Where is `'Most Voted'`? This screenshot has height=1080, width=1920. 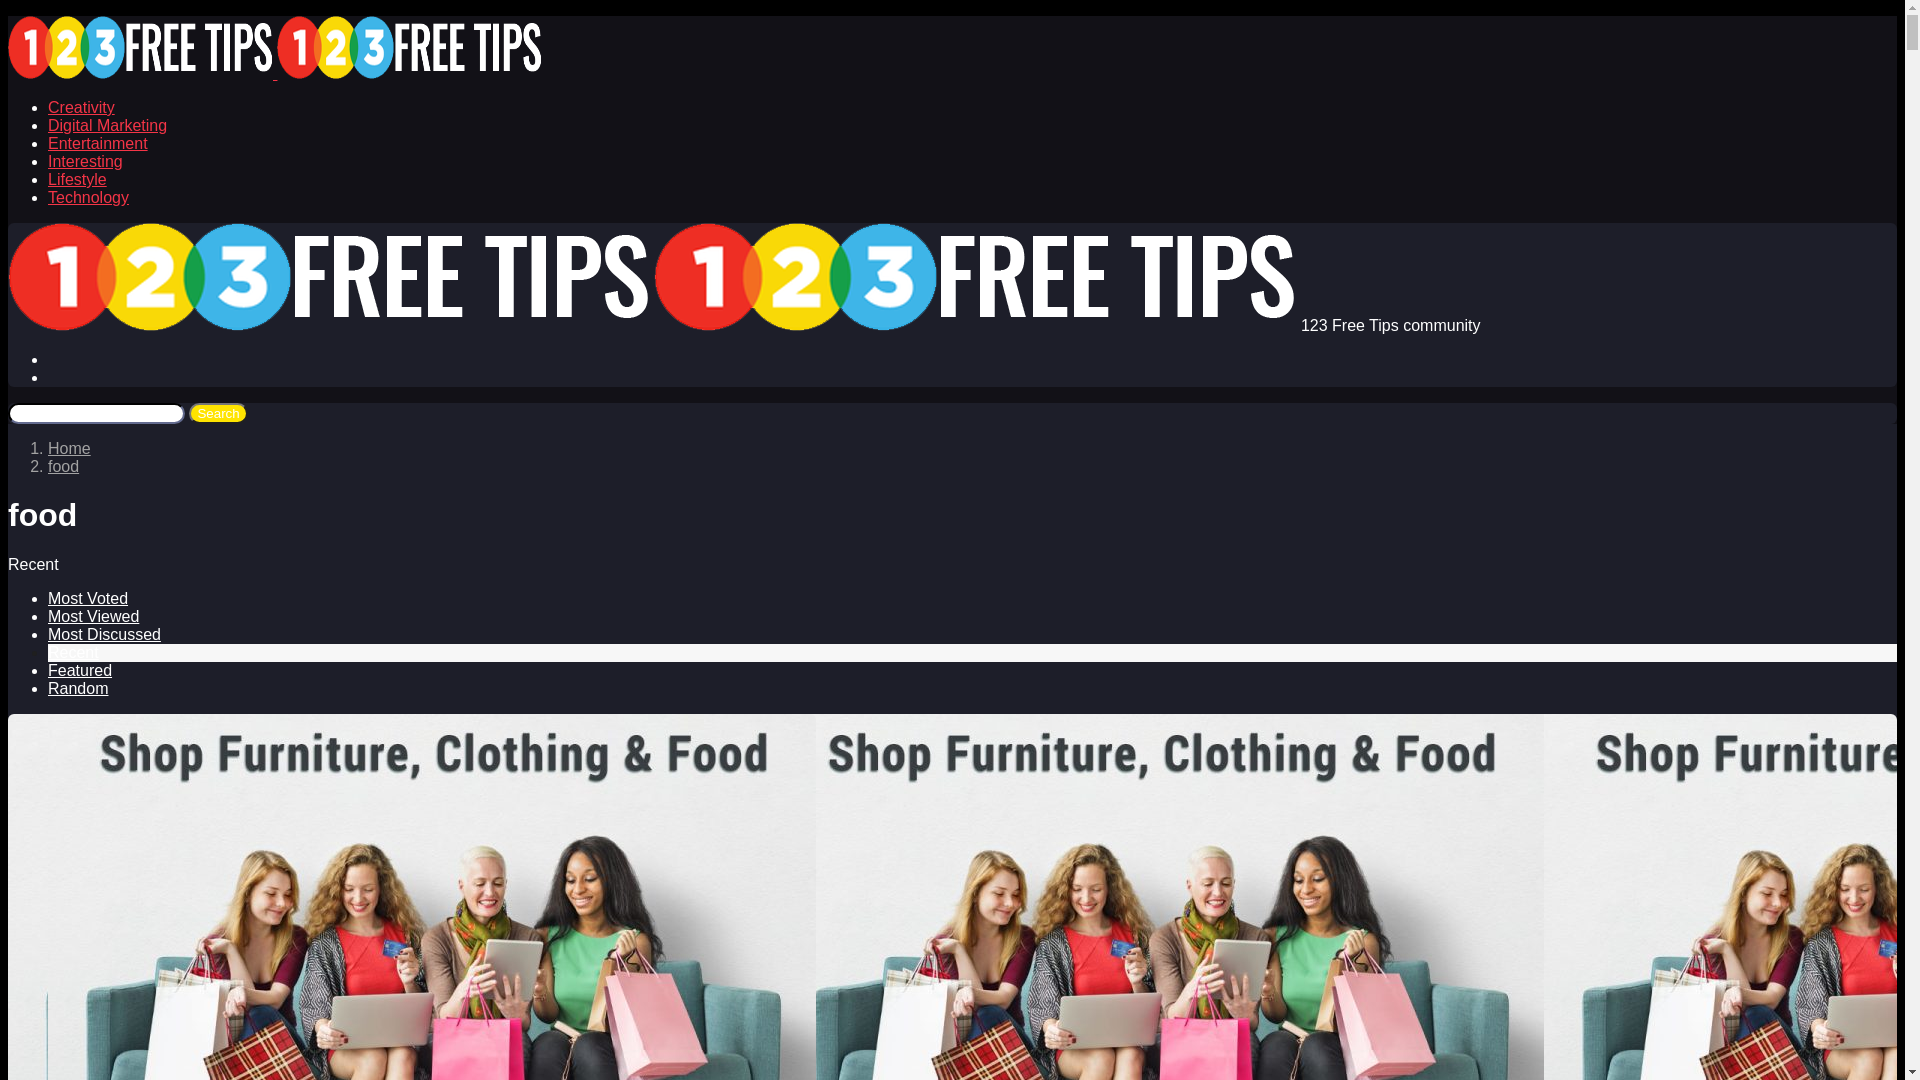
'Most Voted' is located at coordinates (86, 597).